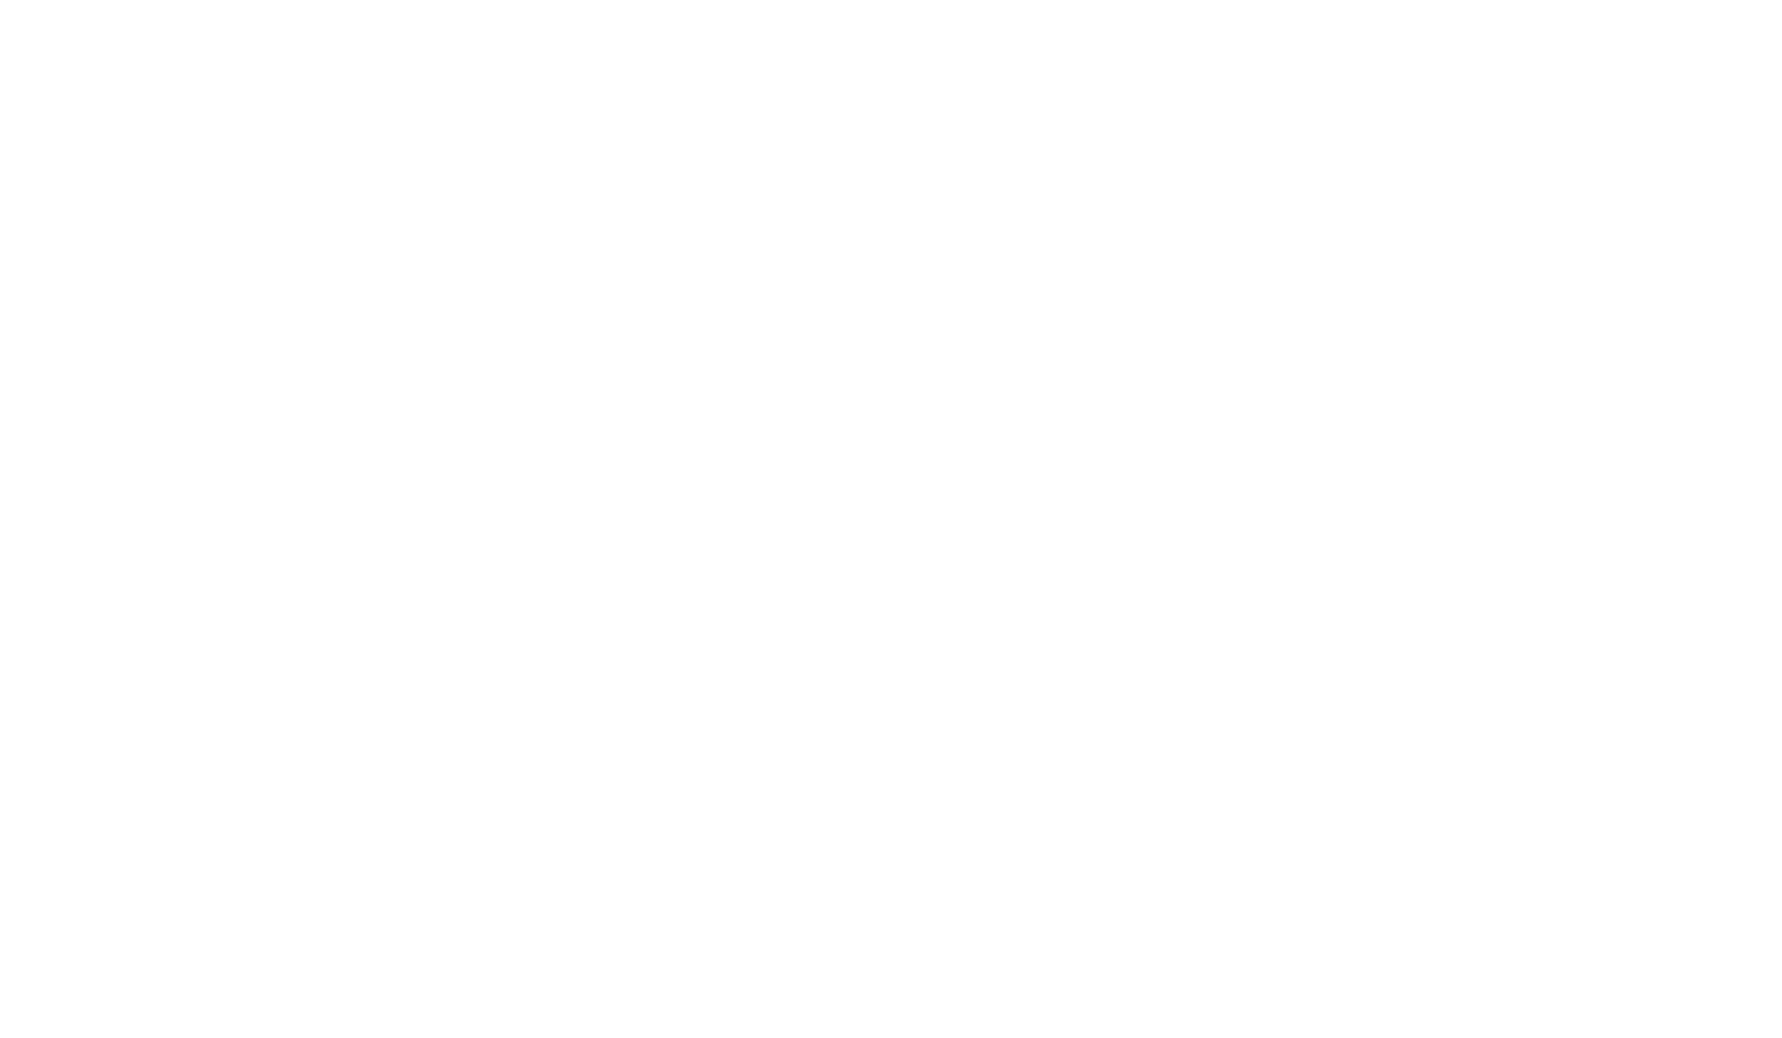 The height and width of the screenshot is (1038, 1782). I want to click on 'Take advantage of both preventative and emergency services.', so click(620, 1019).